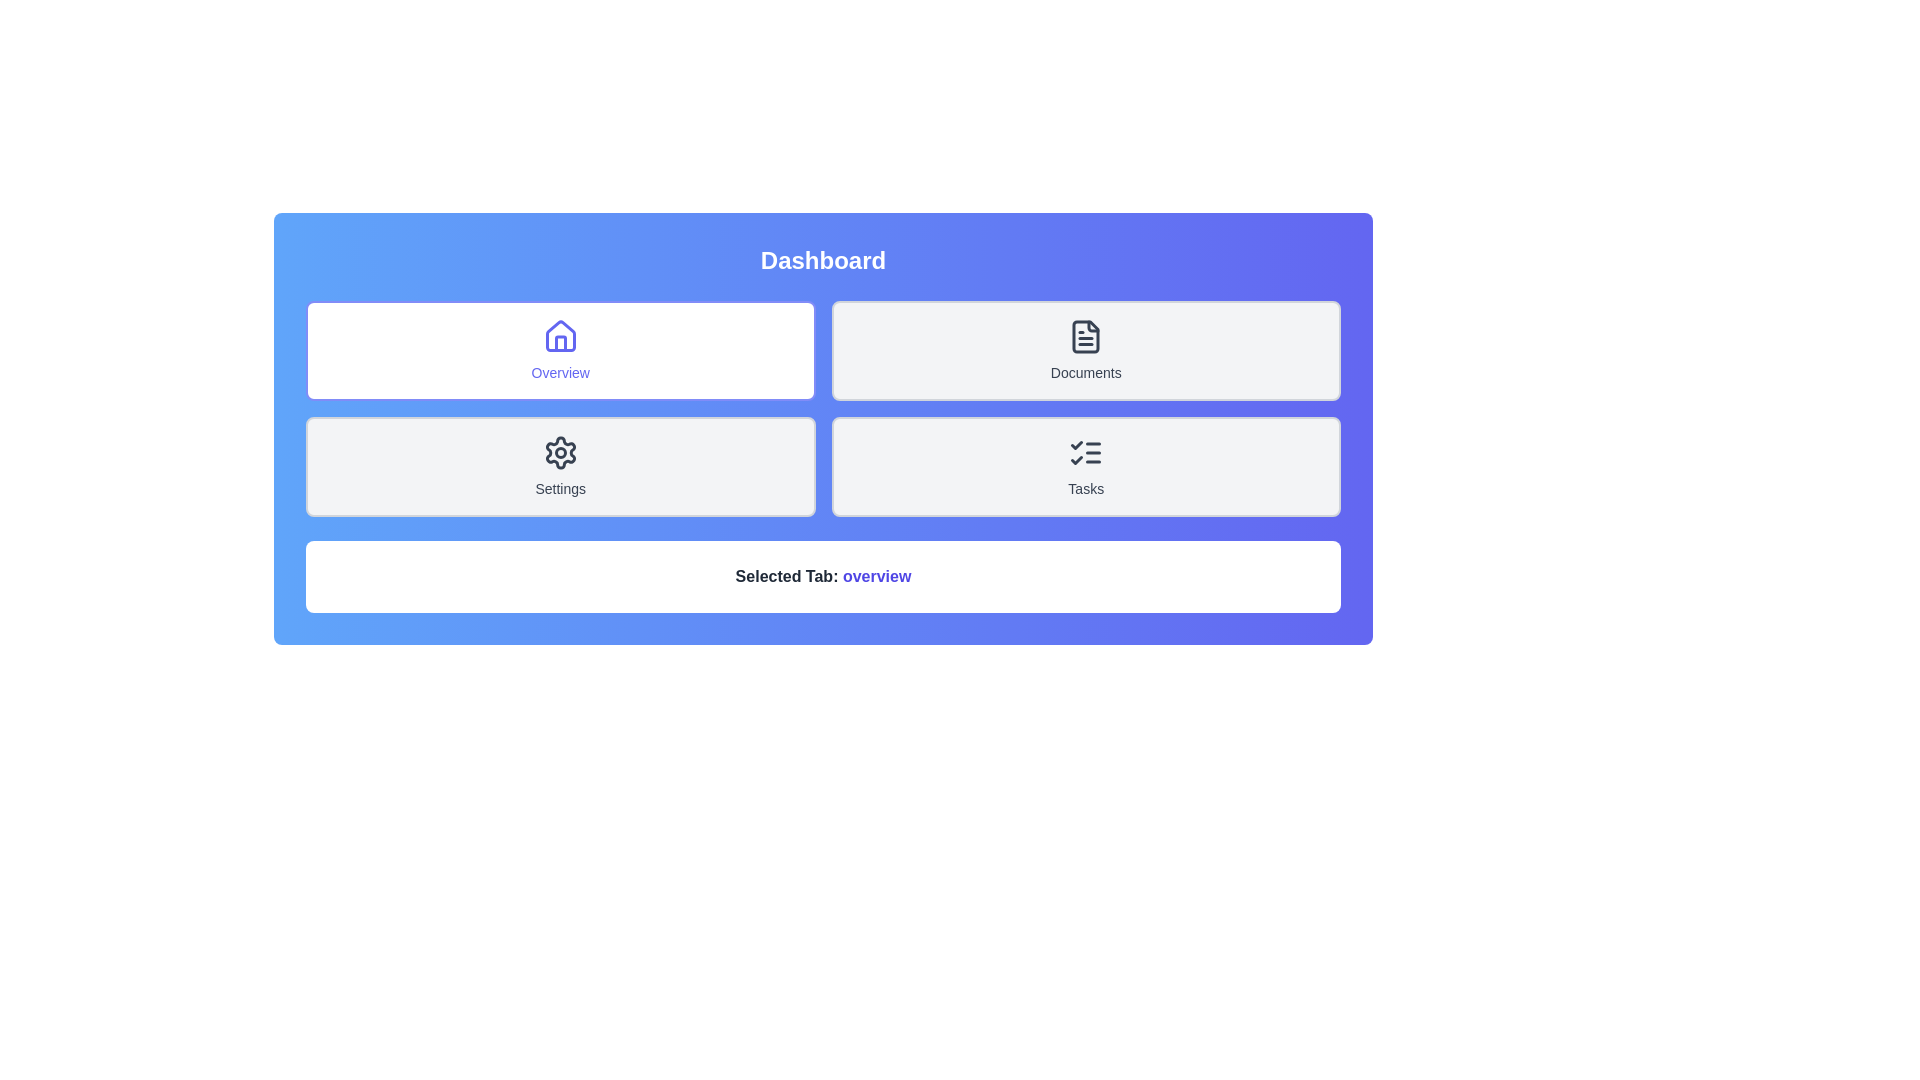 This screenshot has height=1080, width=1920. I want to click on the text label that displays the currently selected tab or section, located at the bottom of the interface beneath the navigation buttons, which has a white background and rounded corners, so click(823, 577).